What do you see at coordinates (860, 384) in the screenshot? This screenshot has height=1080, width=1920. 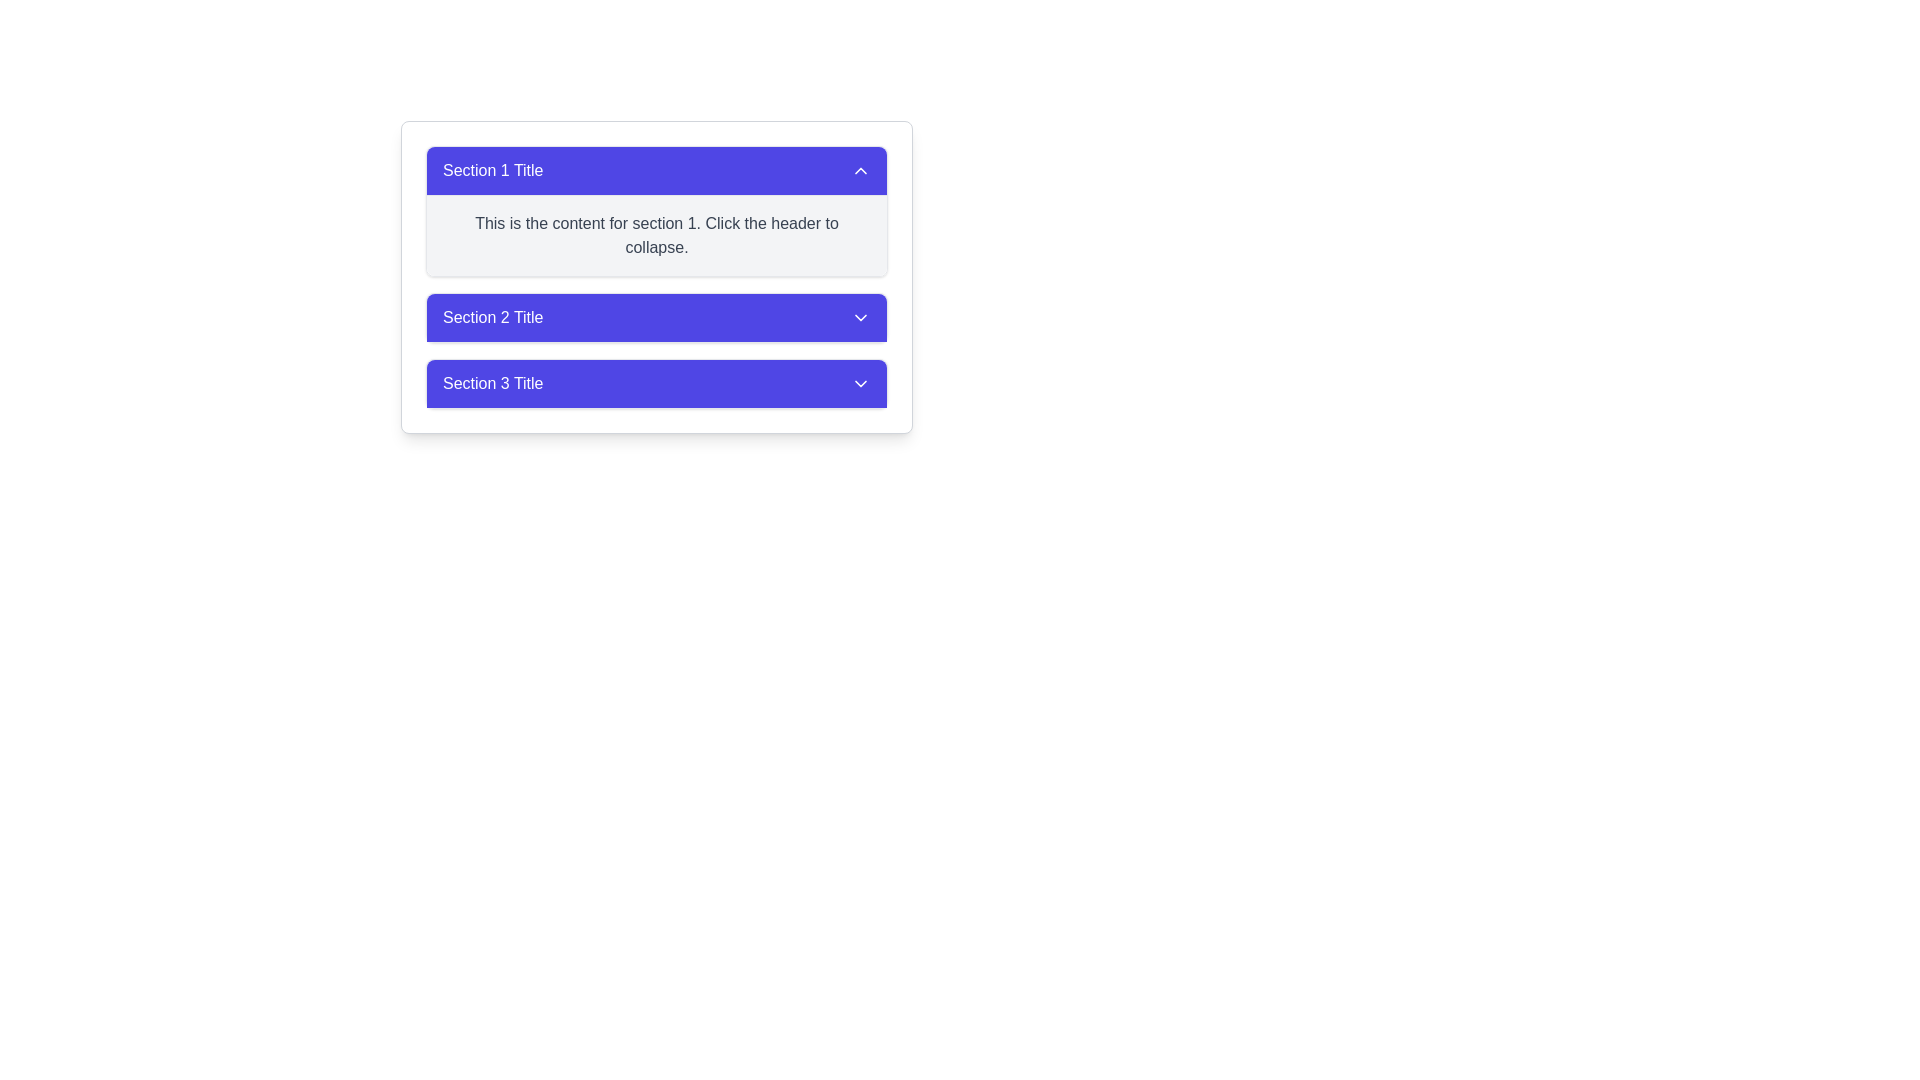 I see `the Chevron or Arrow Icon located on the top-right side of the 'Section 3 Title' title bar` at bounding box center [860, 384].